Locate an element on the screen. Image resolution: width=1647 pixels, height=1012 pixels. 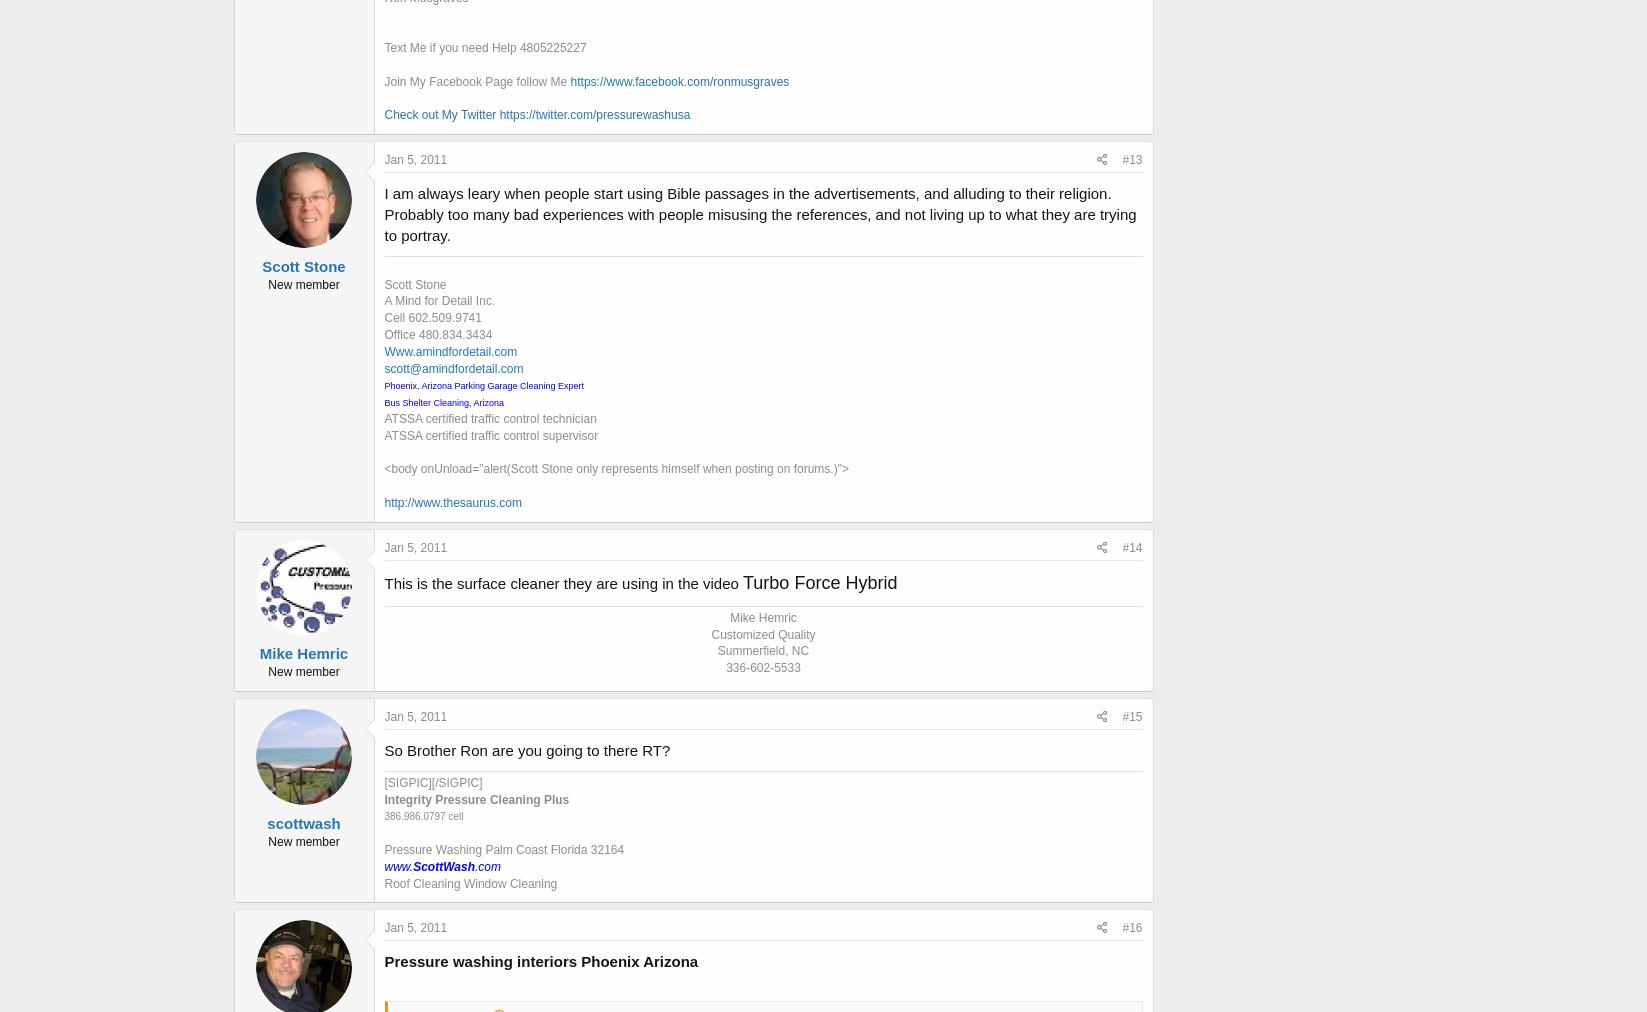
'Cell 602.509.9741' is located at coordinates (432, 316).